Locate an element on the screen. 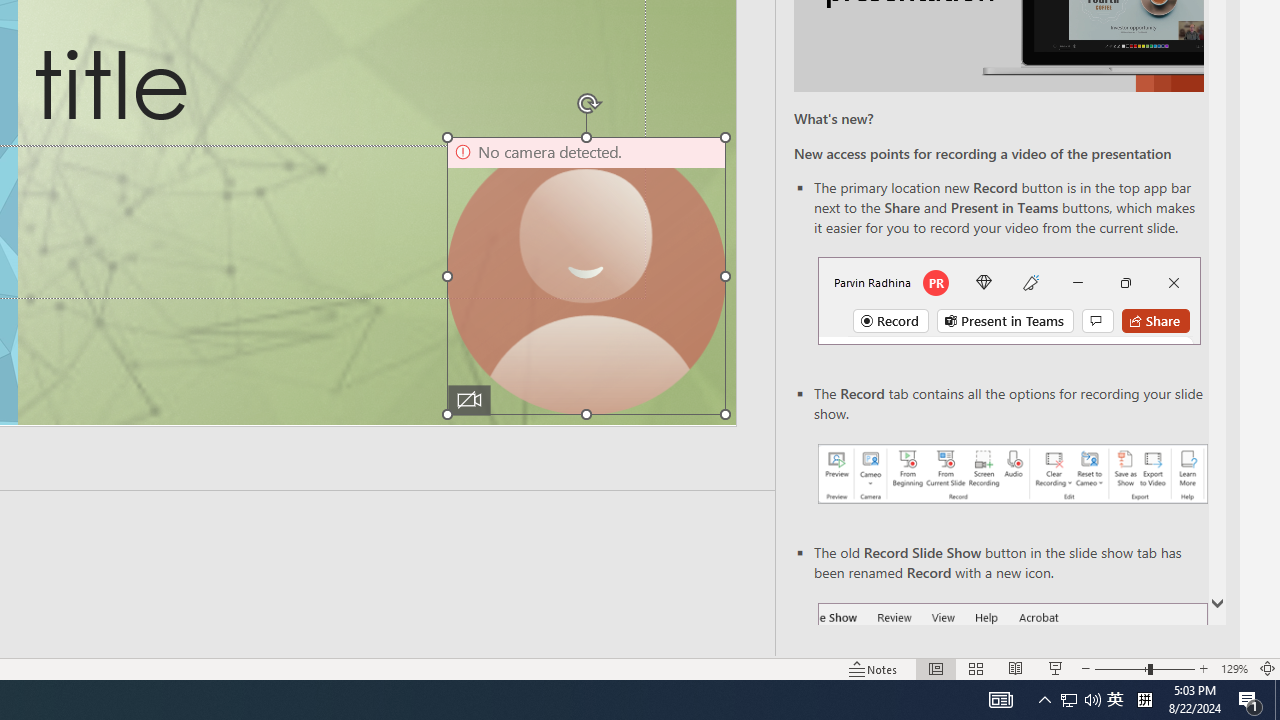 Image resolution: width=1280 pixels, height=720 pixels. 'Zoom' is located at coordinates (1144, 669).